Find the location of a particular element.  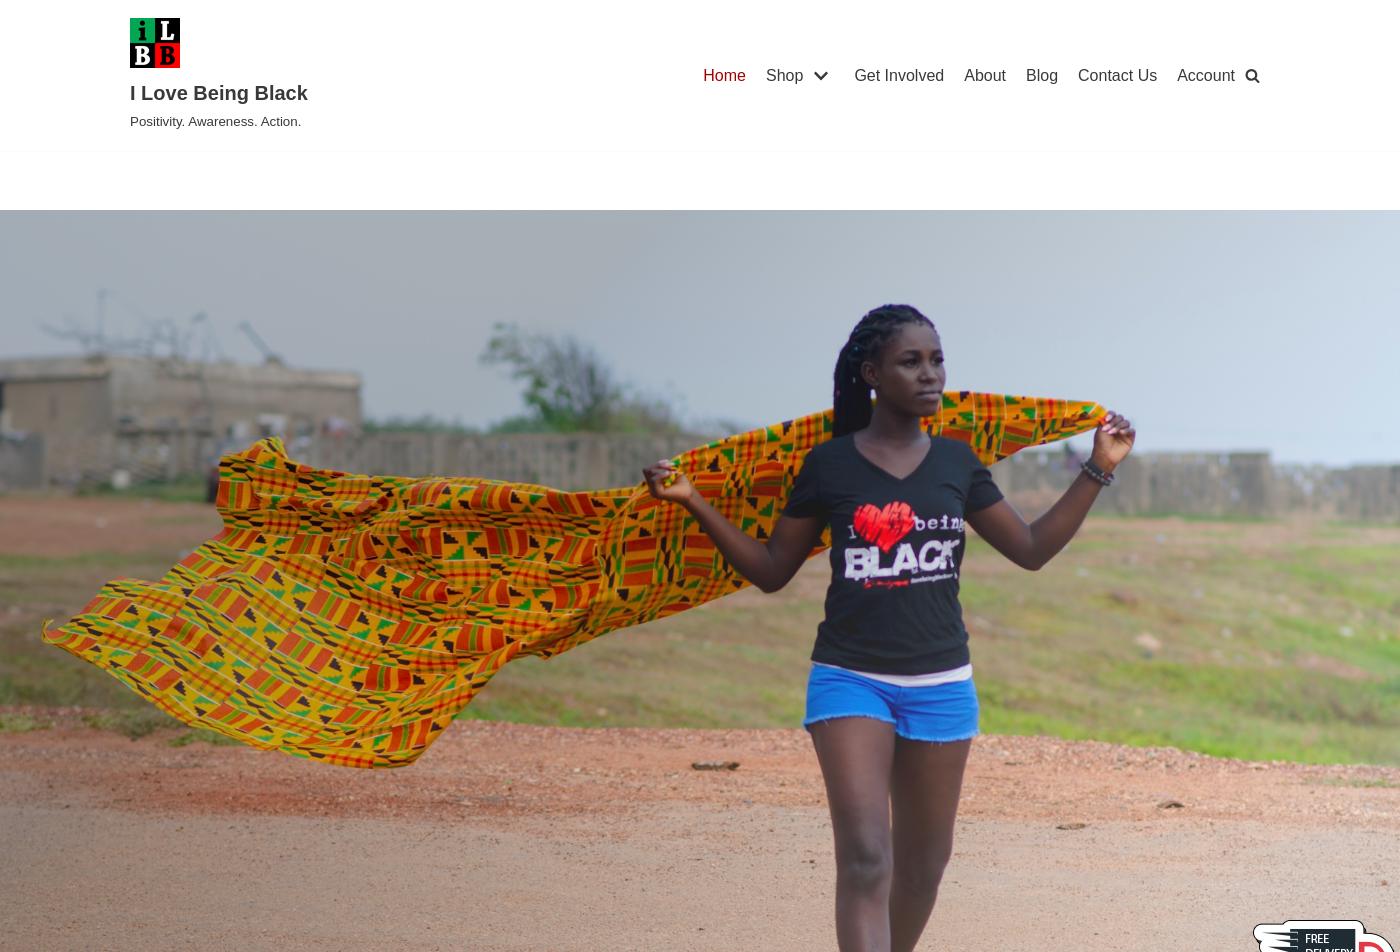

'Advertising & Services' is located at coordinates (740, 434).